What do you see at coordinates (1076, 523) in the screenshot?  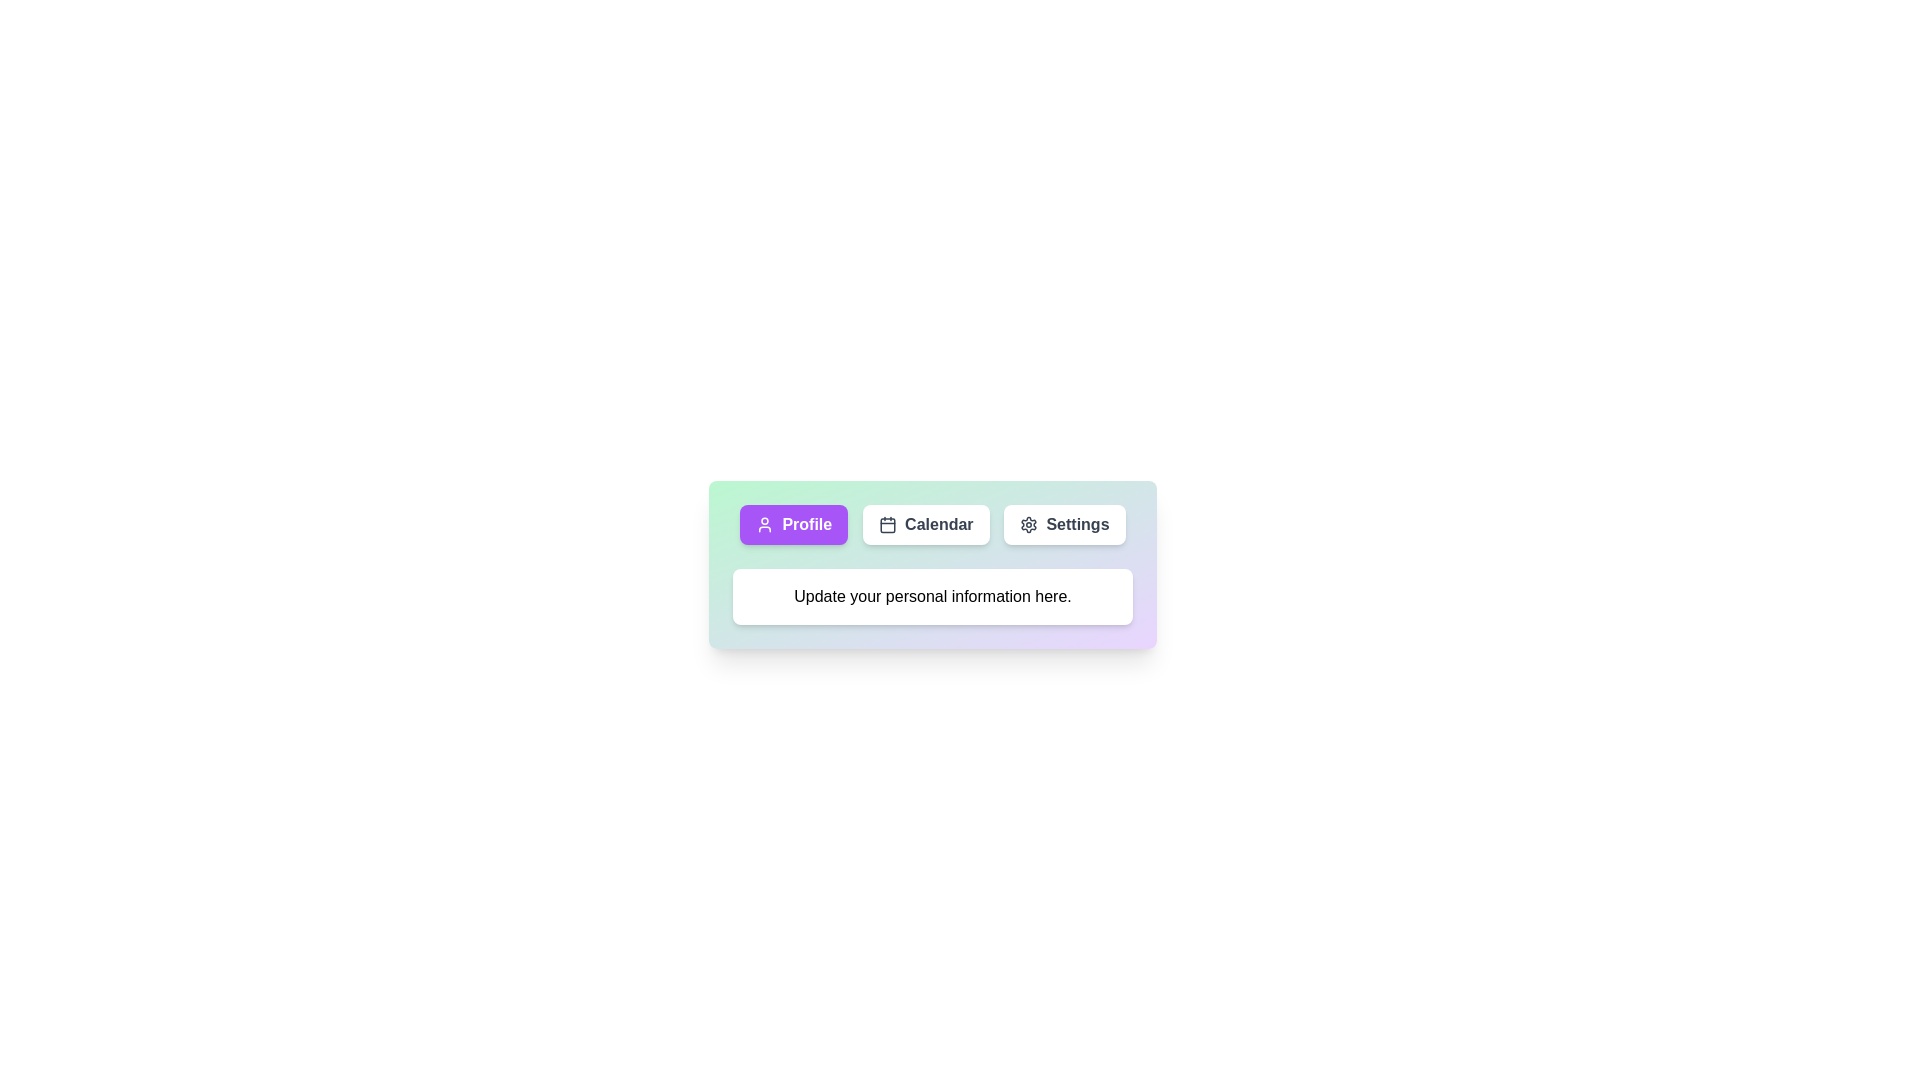 I see `the button labeled 'Settings' which is the third button in a row of three buttons` at bounding box center [1076, 523].